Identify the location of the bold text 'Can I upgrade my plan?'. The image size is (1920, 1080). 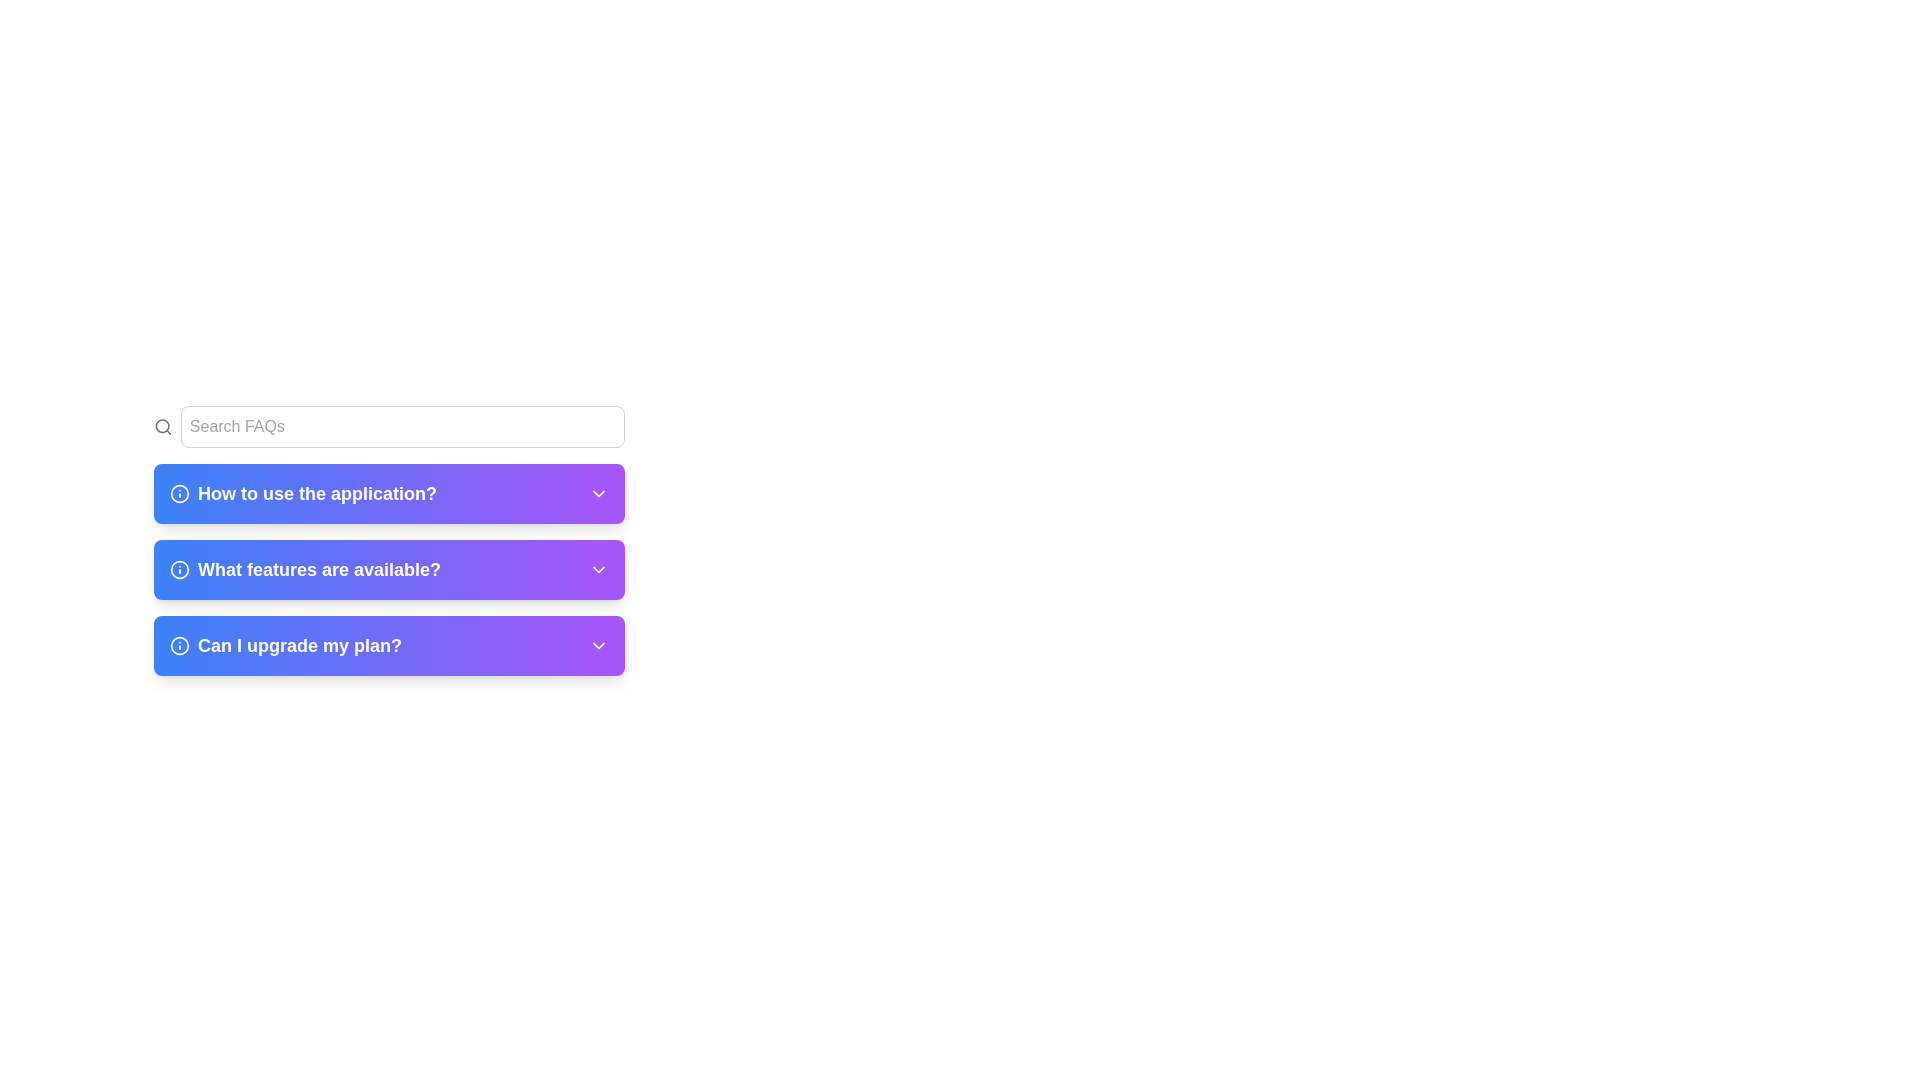
(285, 645).